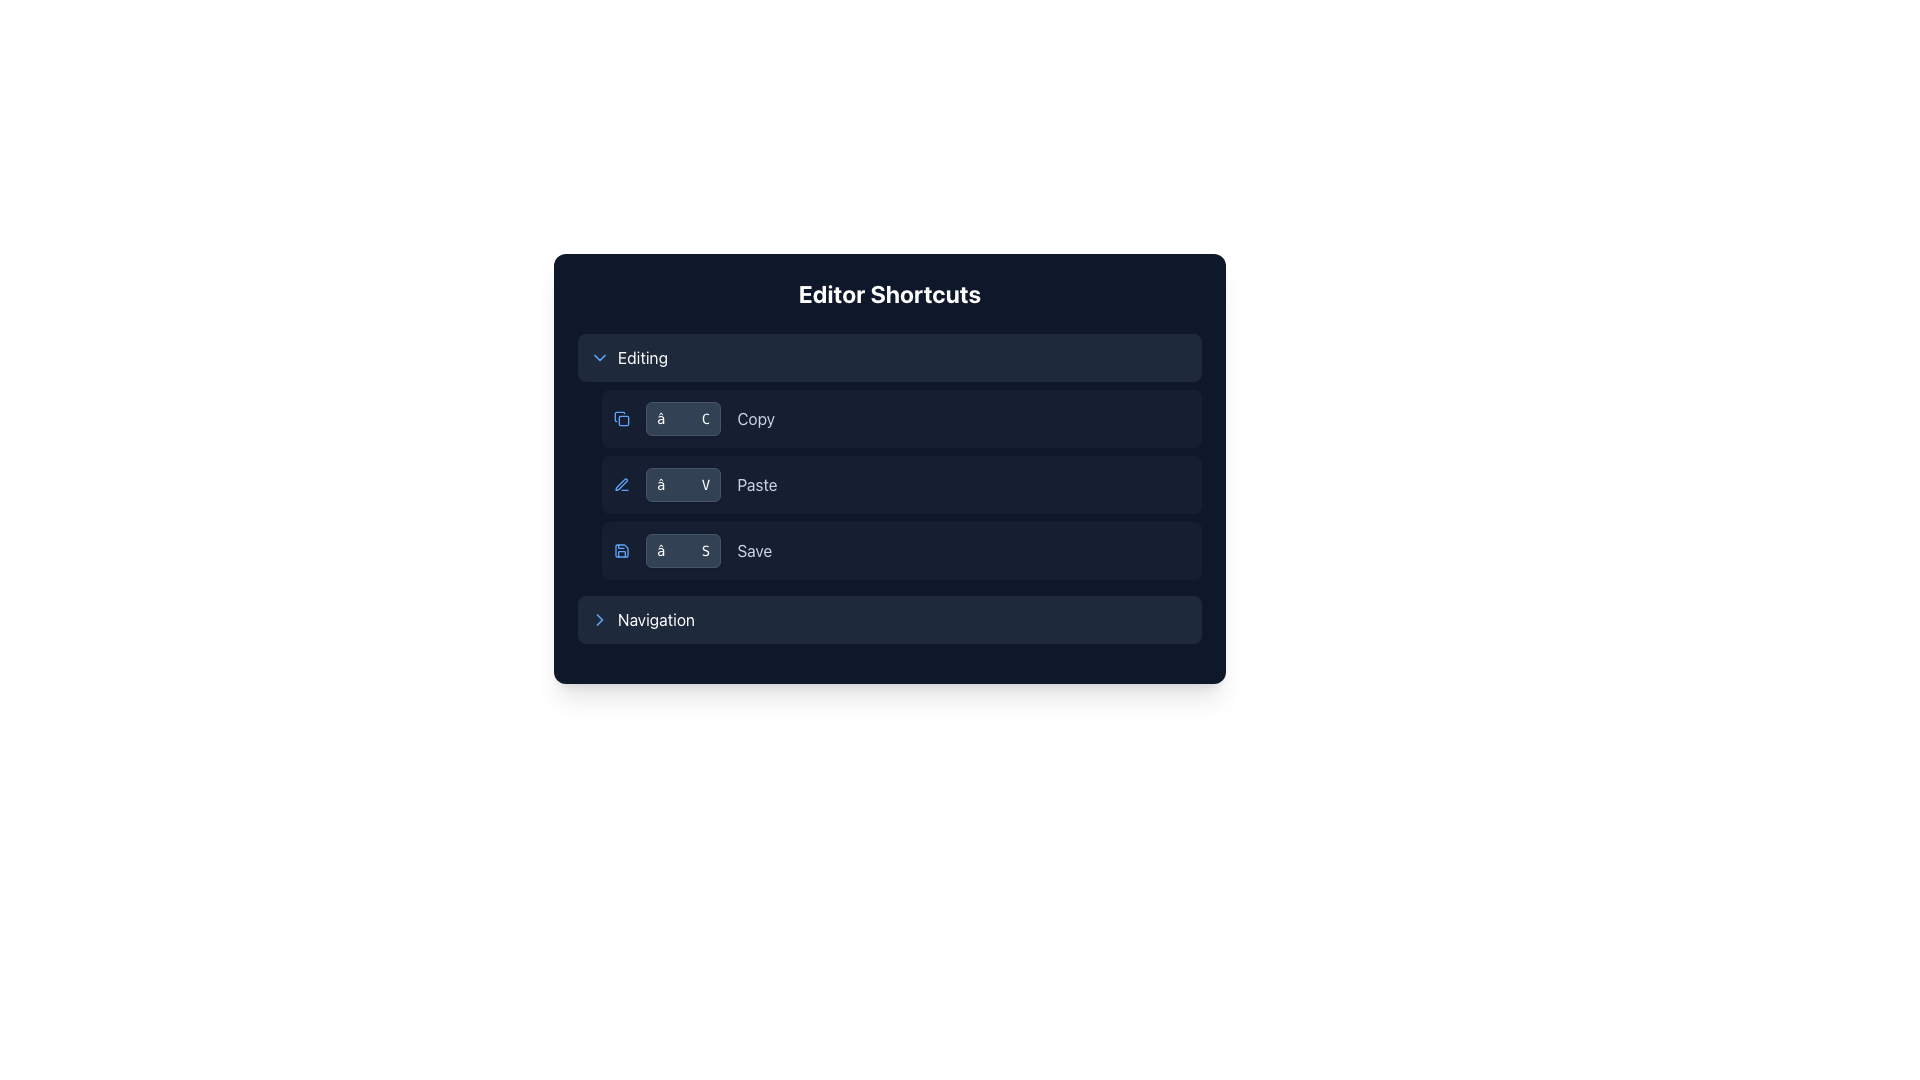 The image size is (1920, 1080). I want to click on the Text label that identifies the editing functionalities within the 'Editor Shortcuts' section, which is surrounded by a dark blue rectangular background and located to the right of a down-arrow chevron icon, so click(643, 357).